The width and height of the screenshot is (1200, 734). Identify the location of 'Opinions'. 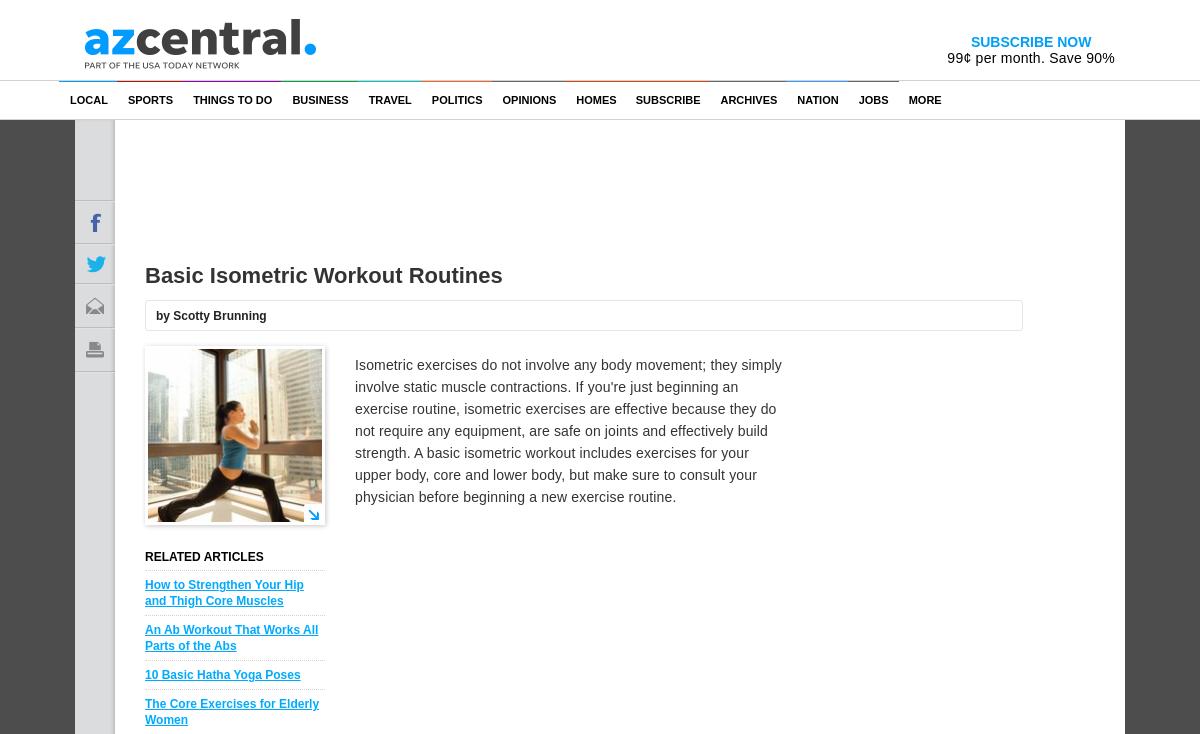
(527, 99).